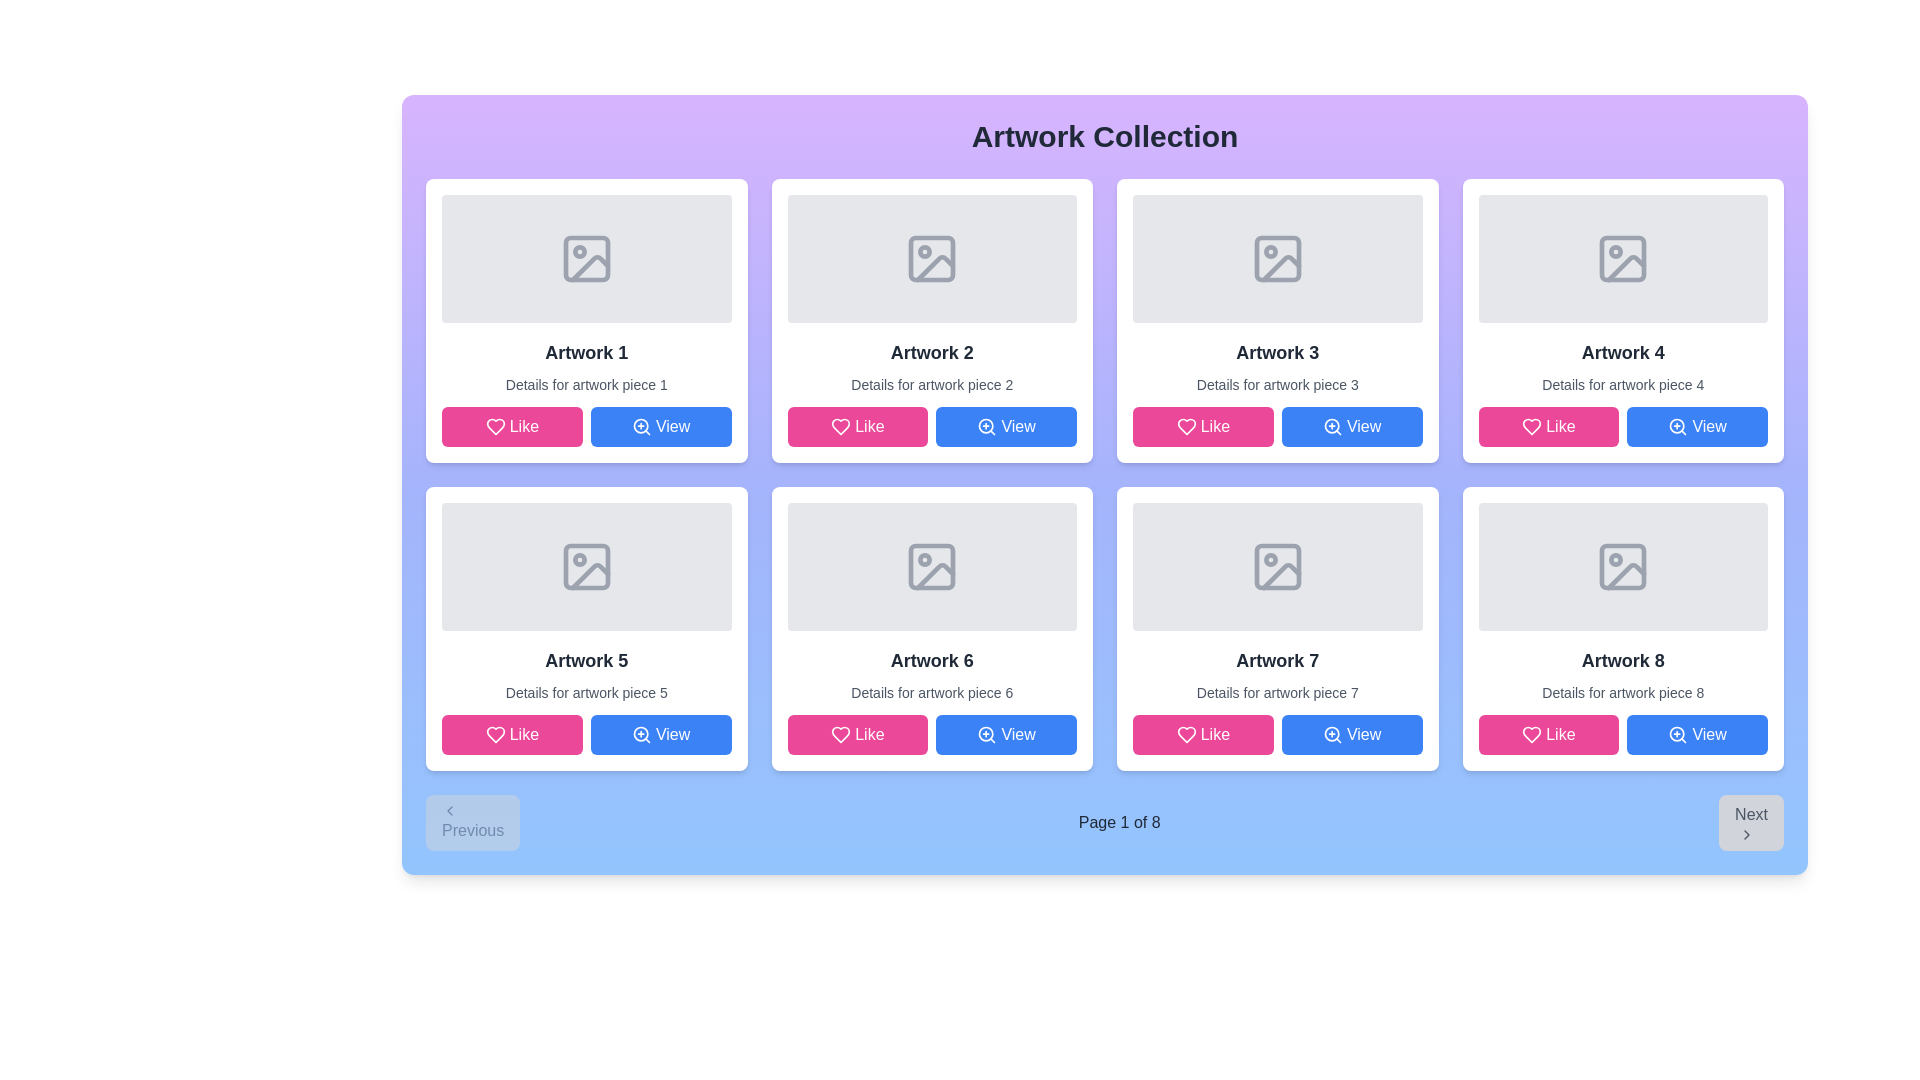 The height and width of the screenshot is (1080, 1920). What do you see at coordinates (1678, 426) in the screenshot?
I see `the magnifying glass icon with a '+' symbol at its center, which is part of the 'View' button located beneath 'Artwork 4' in the artwork grid` at bounding box center [1678, 426].